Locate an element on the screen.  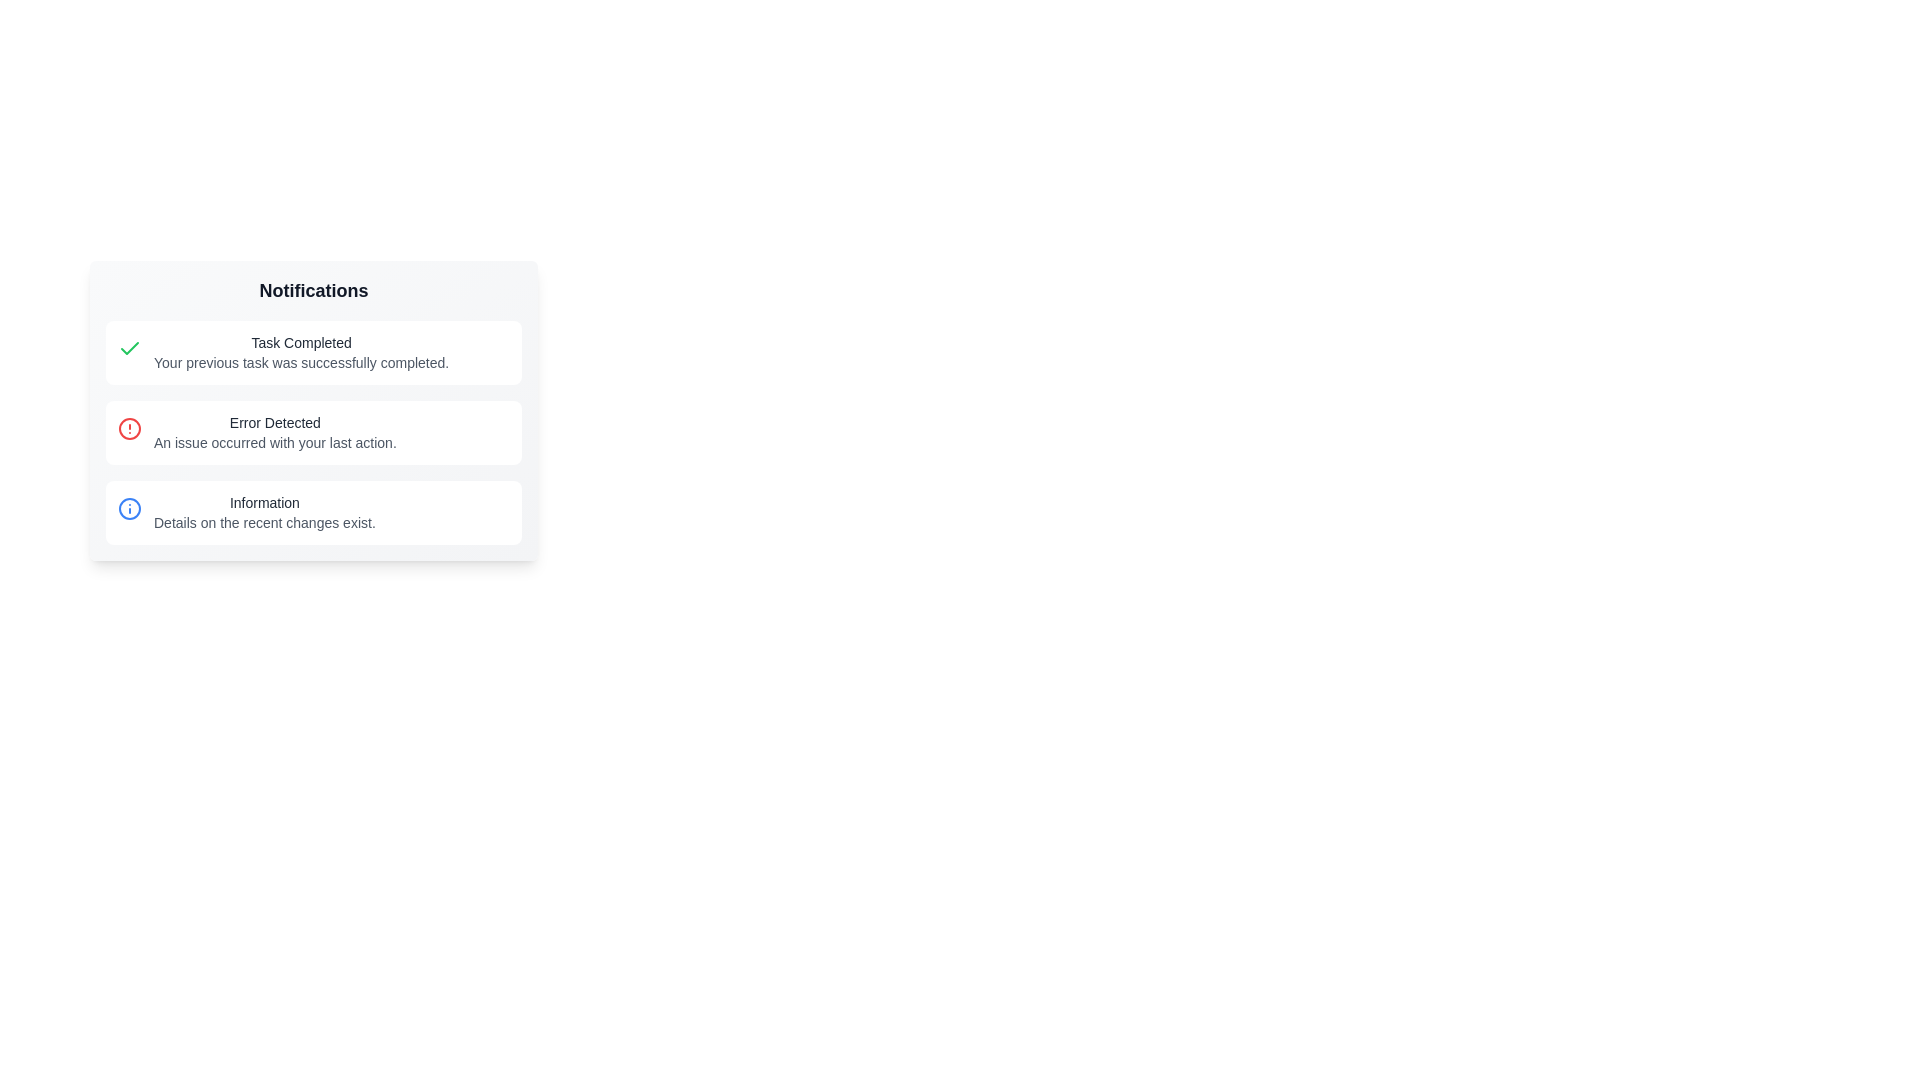
the completion icon that indicates the task has been successfully completed, which is positioned to the left of the text 'Task Completed' in the first notification card is located at coordinates (128, 347).